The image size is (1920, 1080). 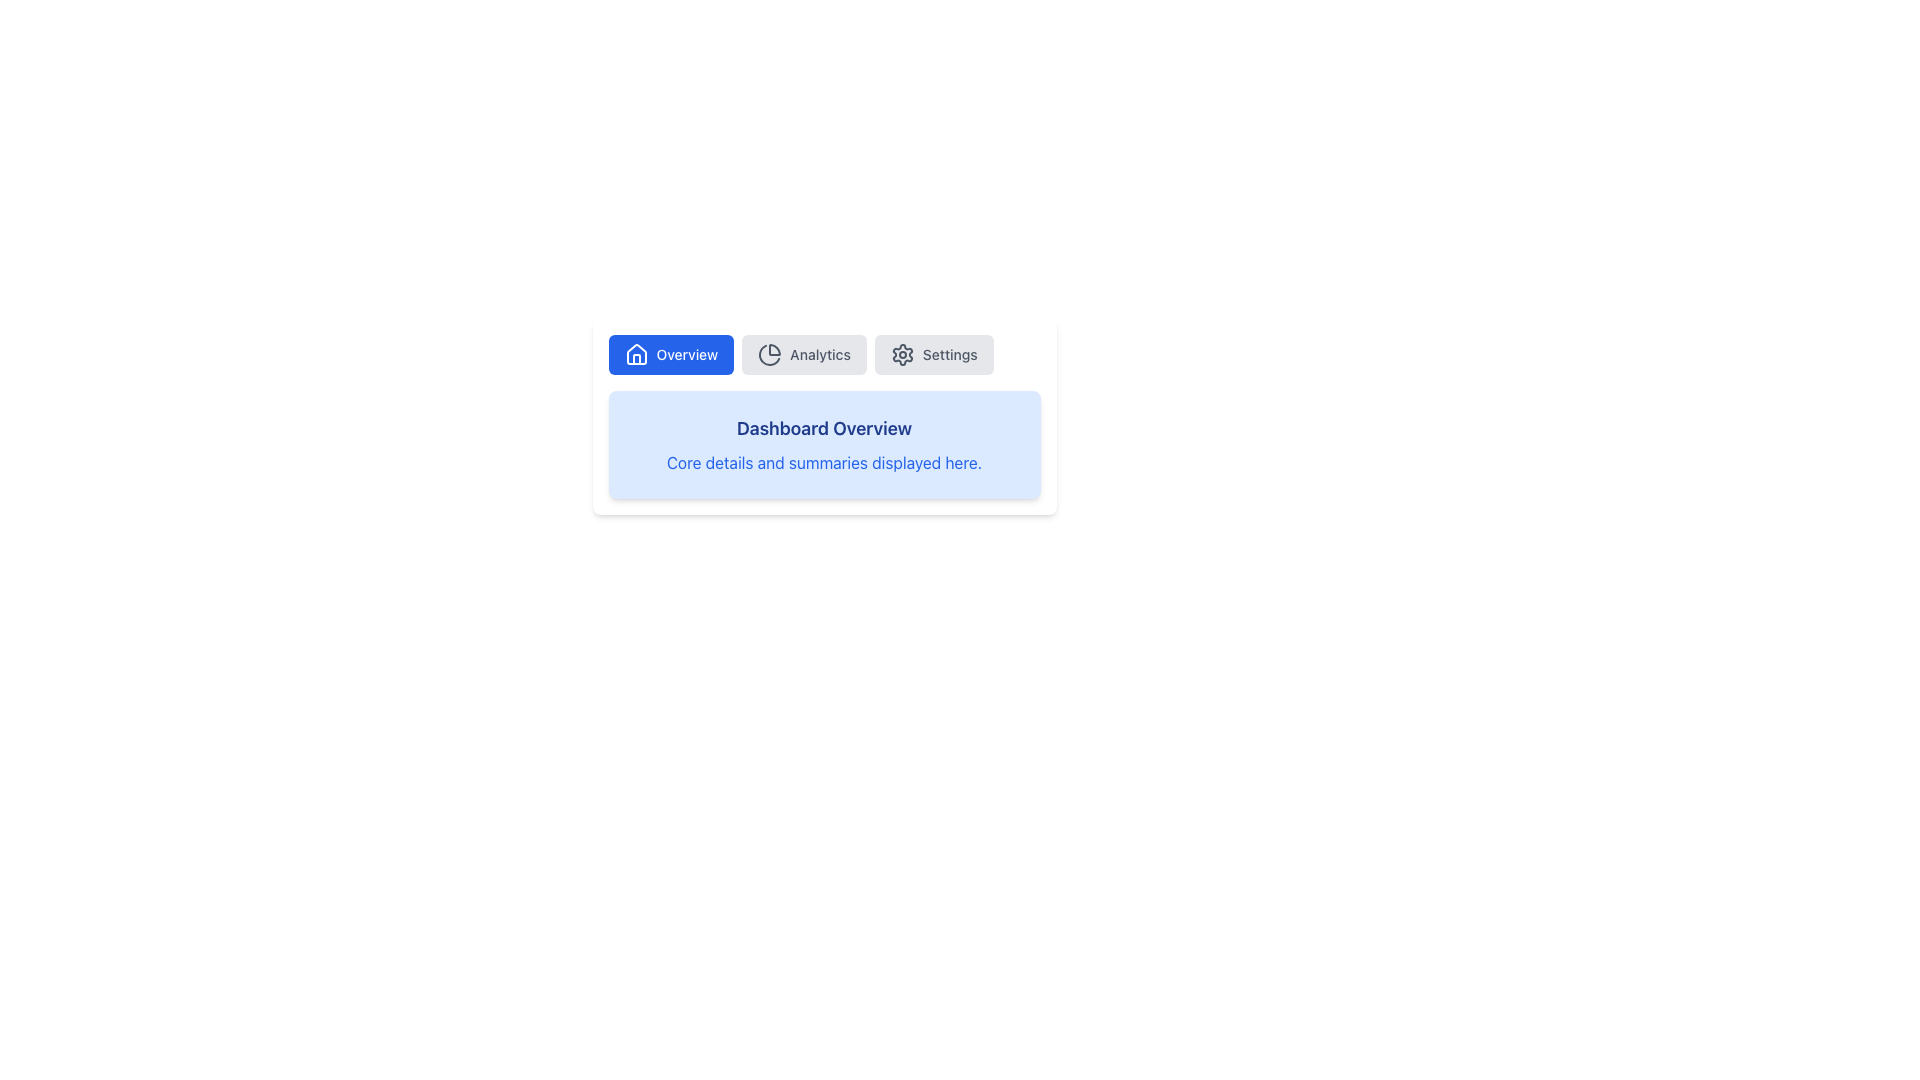 What do you see at coordinates (768, 354) in the screenshot?
I see `the 'Analytics' button icon by clicking on its center point to access its functionalities indirectly` at bounding box center [768, 354].